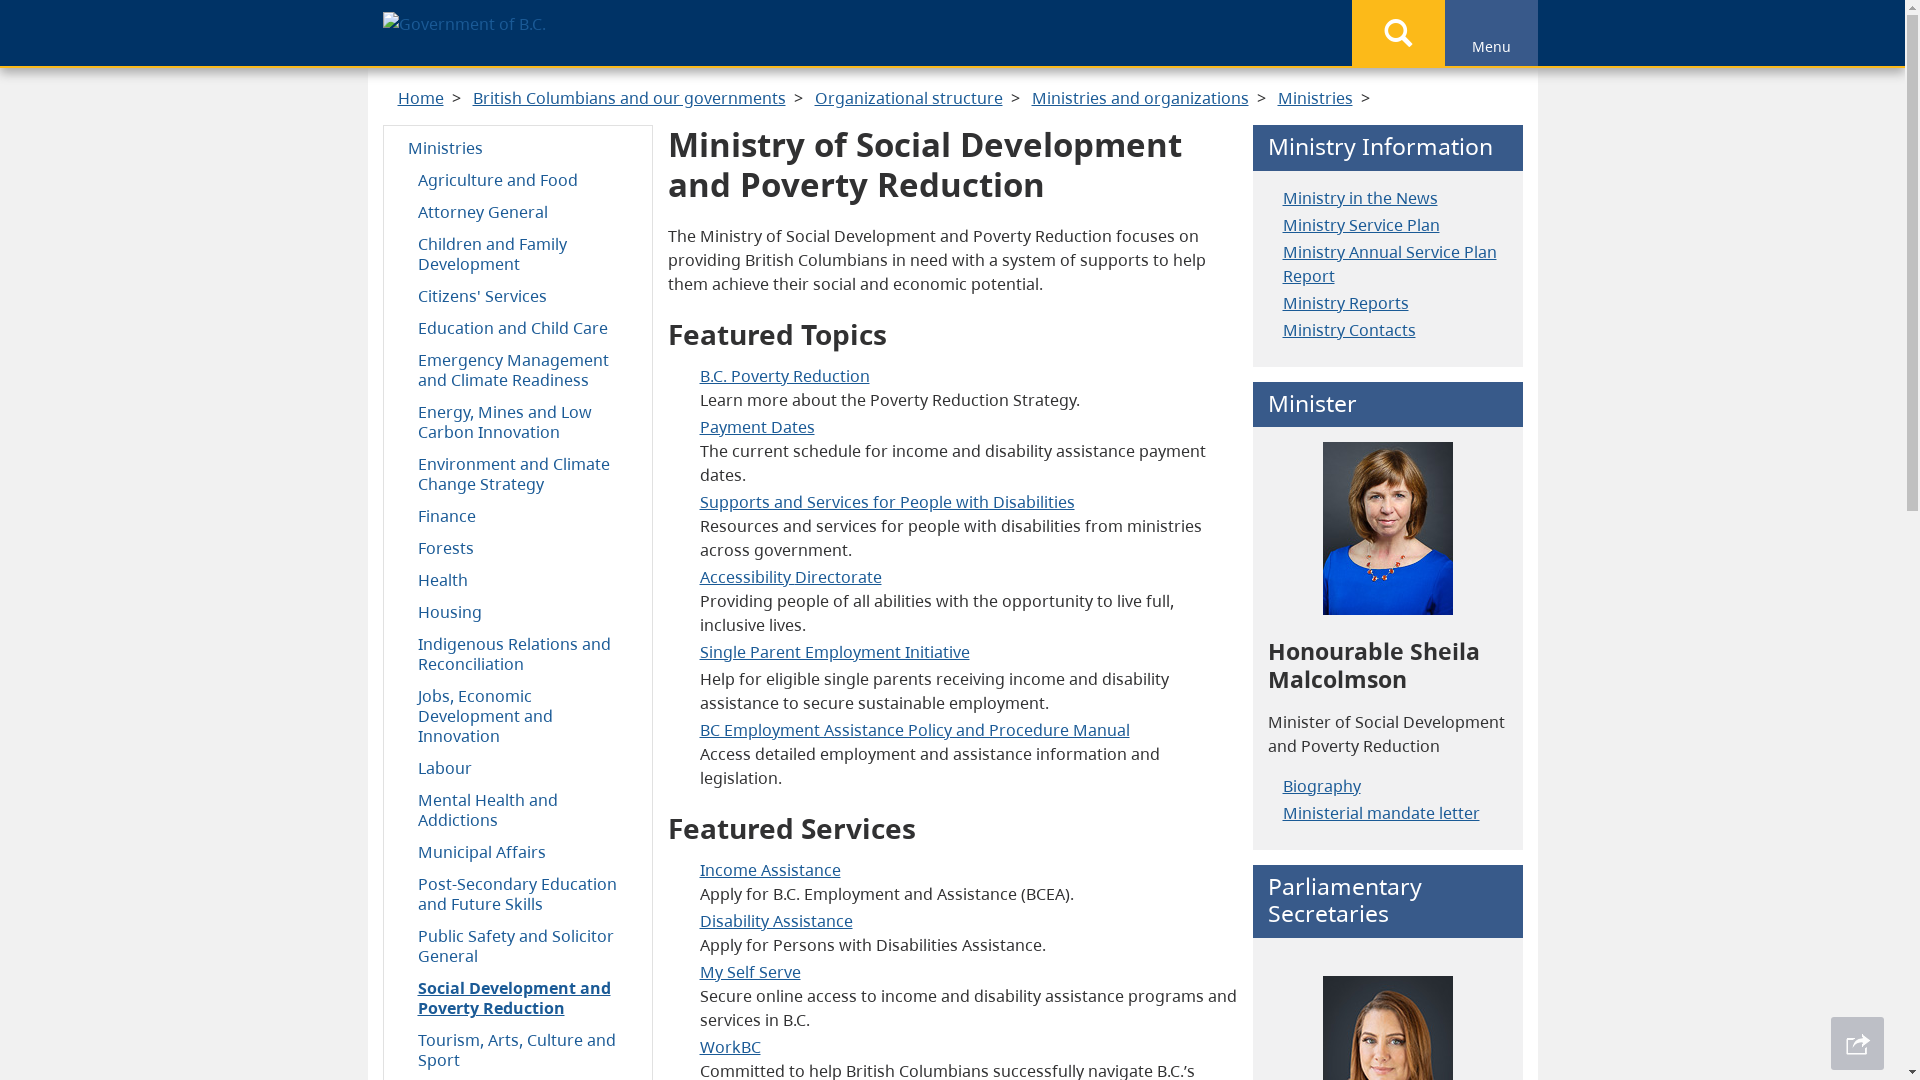  Describe the element at coordinates (1379, 813) in the screenshot. I see `'Ministerial mandate letter'` at that location.